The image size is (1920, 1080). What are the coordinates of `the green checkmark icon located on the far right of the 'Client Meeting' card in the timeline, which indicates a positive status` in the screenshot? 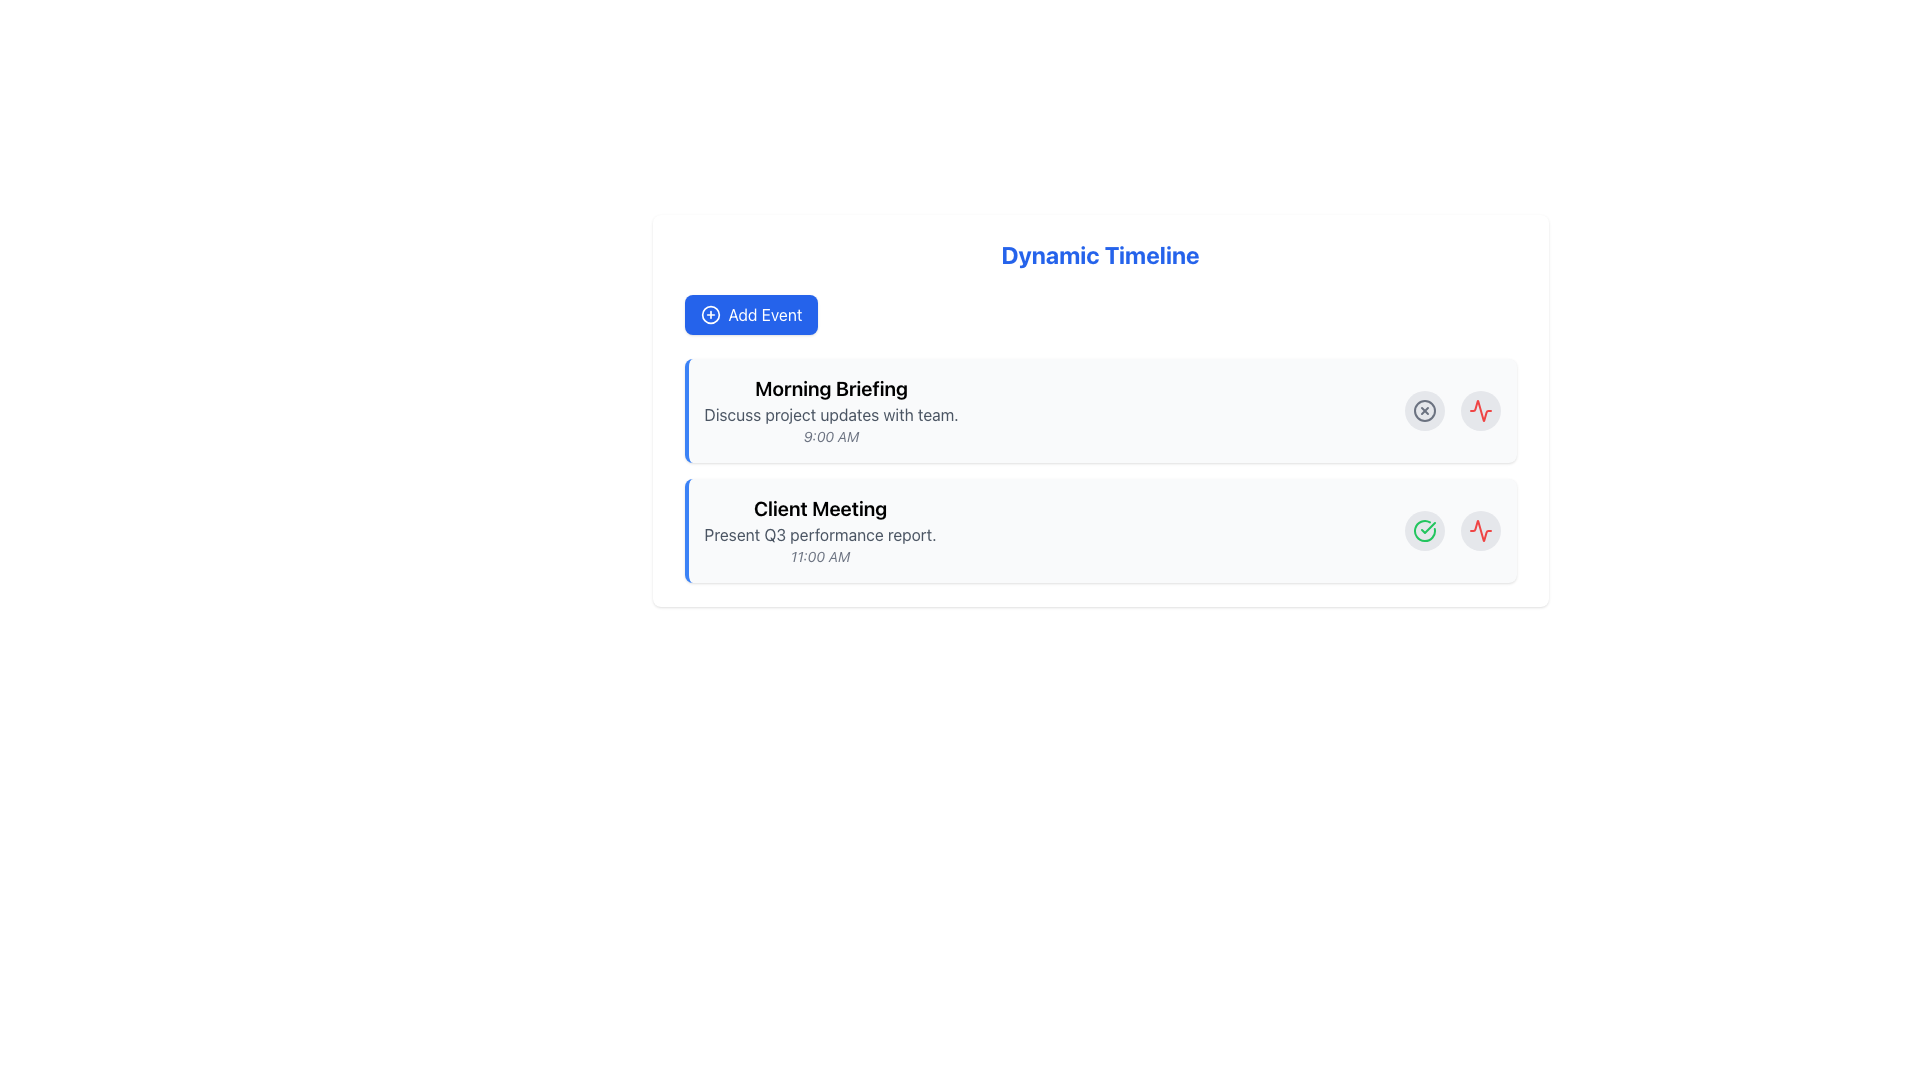 It's located at (1427, 527).